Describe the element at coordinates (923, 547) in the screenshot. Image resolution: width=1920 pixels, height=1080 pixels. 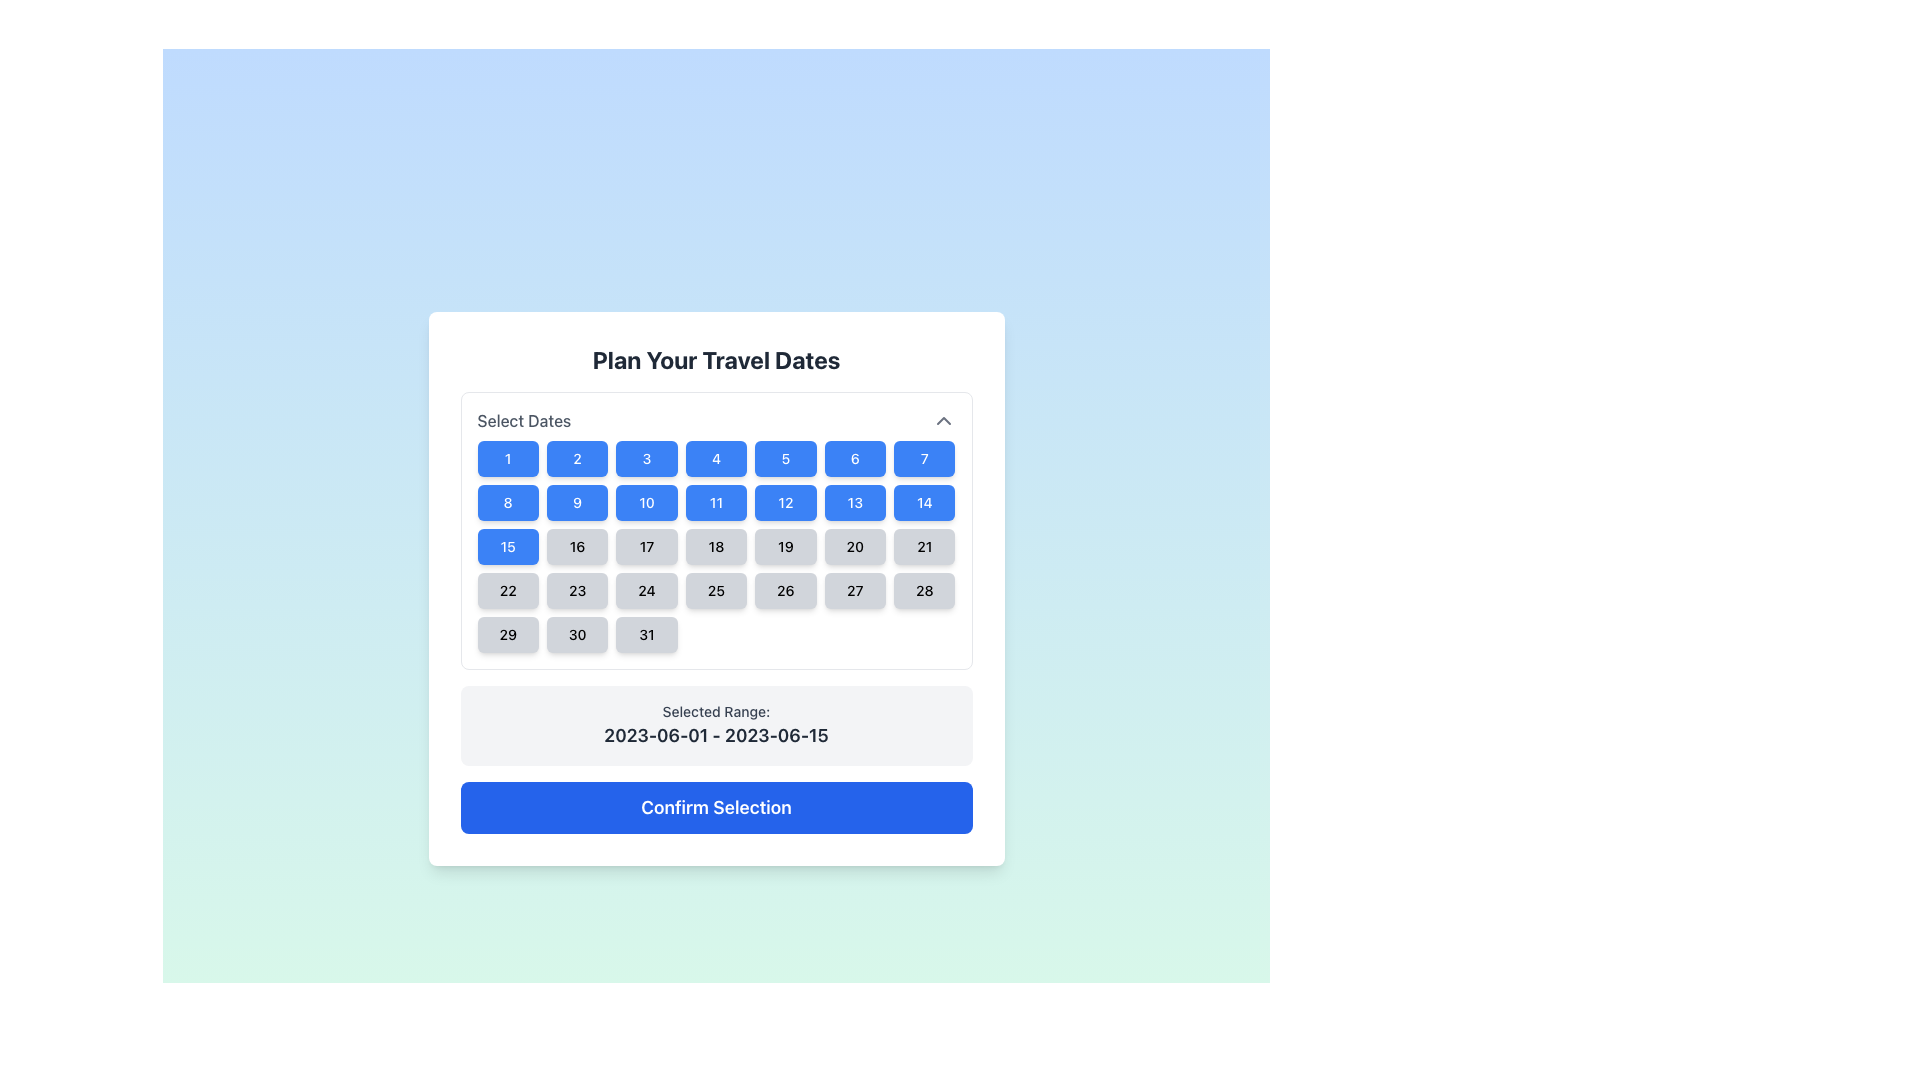
I see `the light gray rectangular button labeled '21' with bold black text` at that location.